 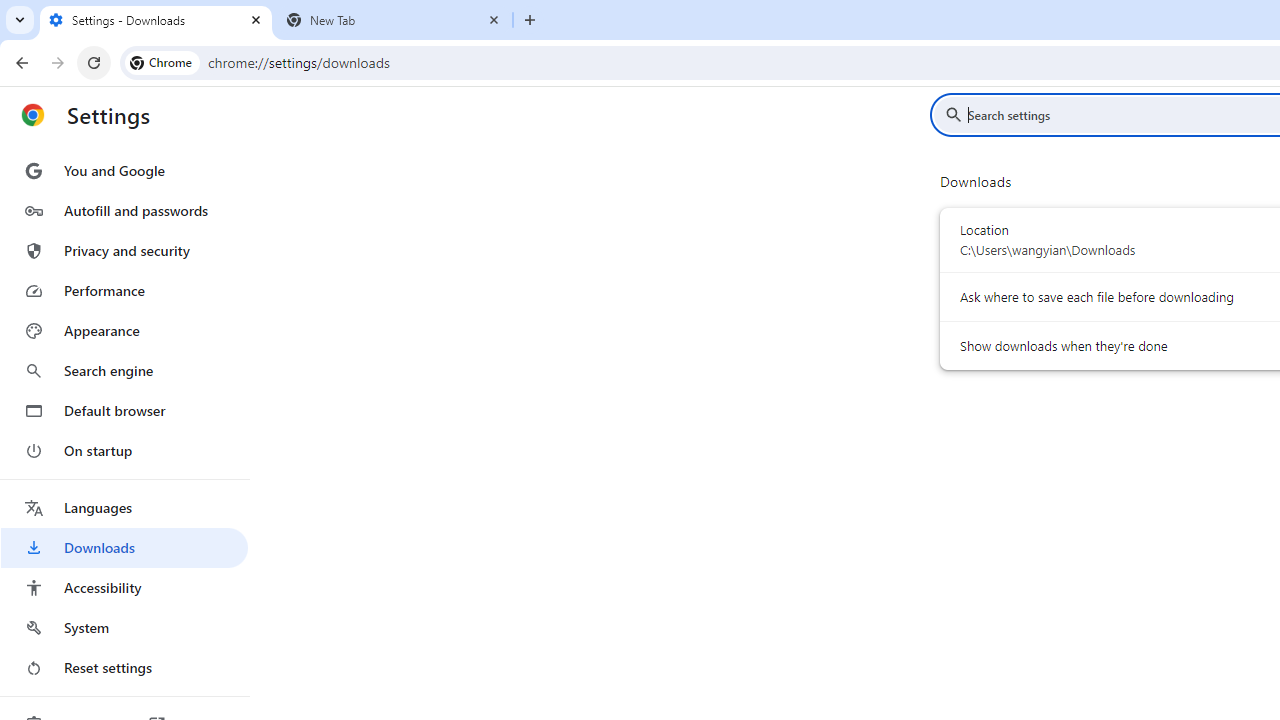 I want to click on 'Settings - Downloads', so click(x=155, y=20).